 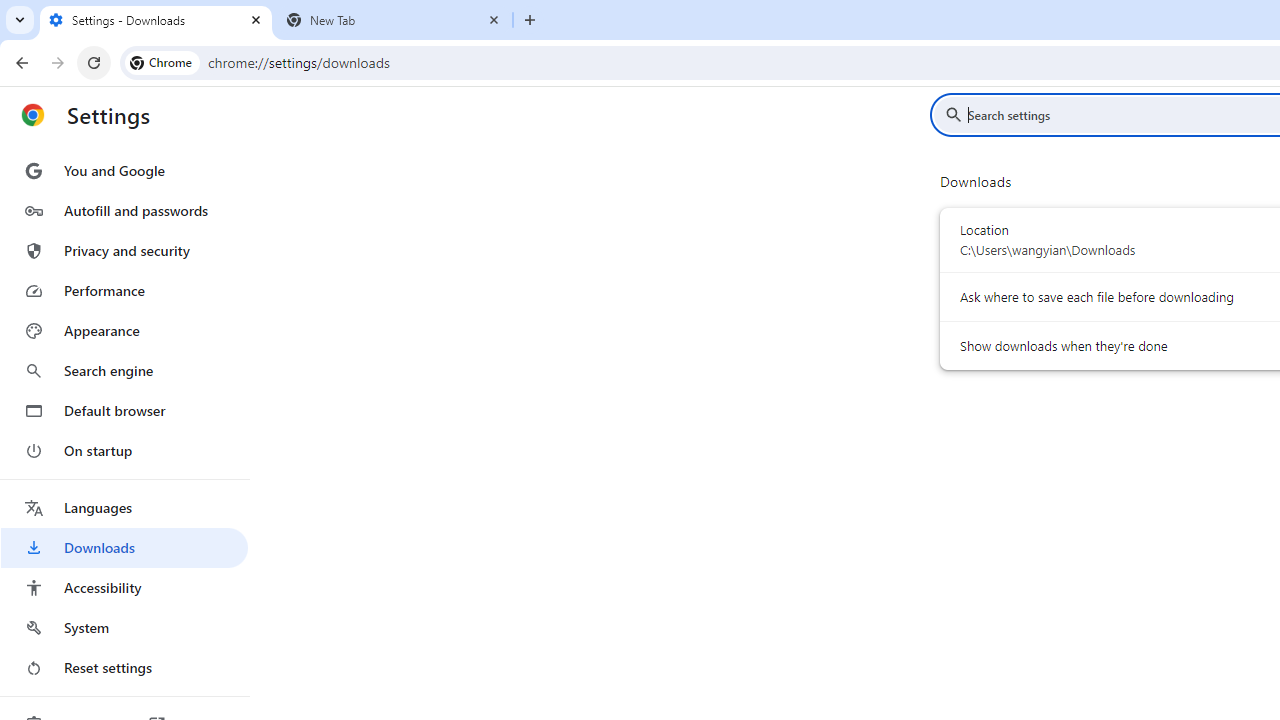 I want to click on 'Settings - Downloads', so click(x=155, y=20).